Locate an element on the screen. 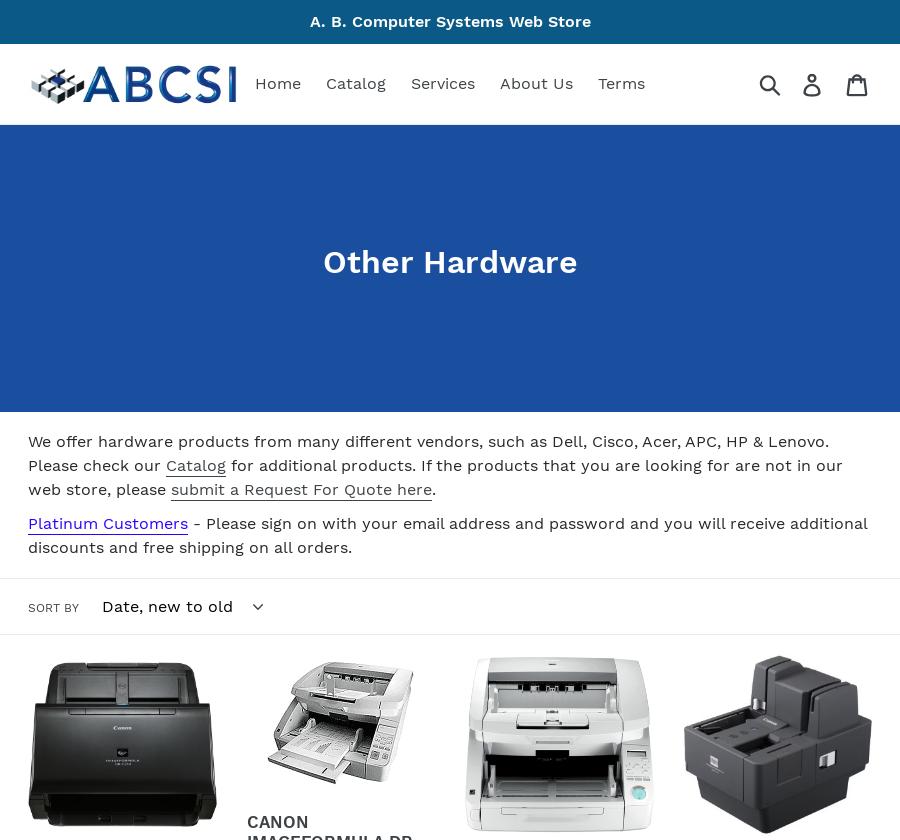 The width and height of the screenshot is (900, 840). 'for additional products. If the products that you are looking for are not in our web store, please' is located at coordinates (435, 477).